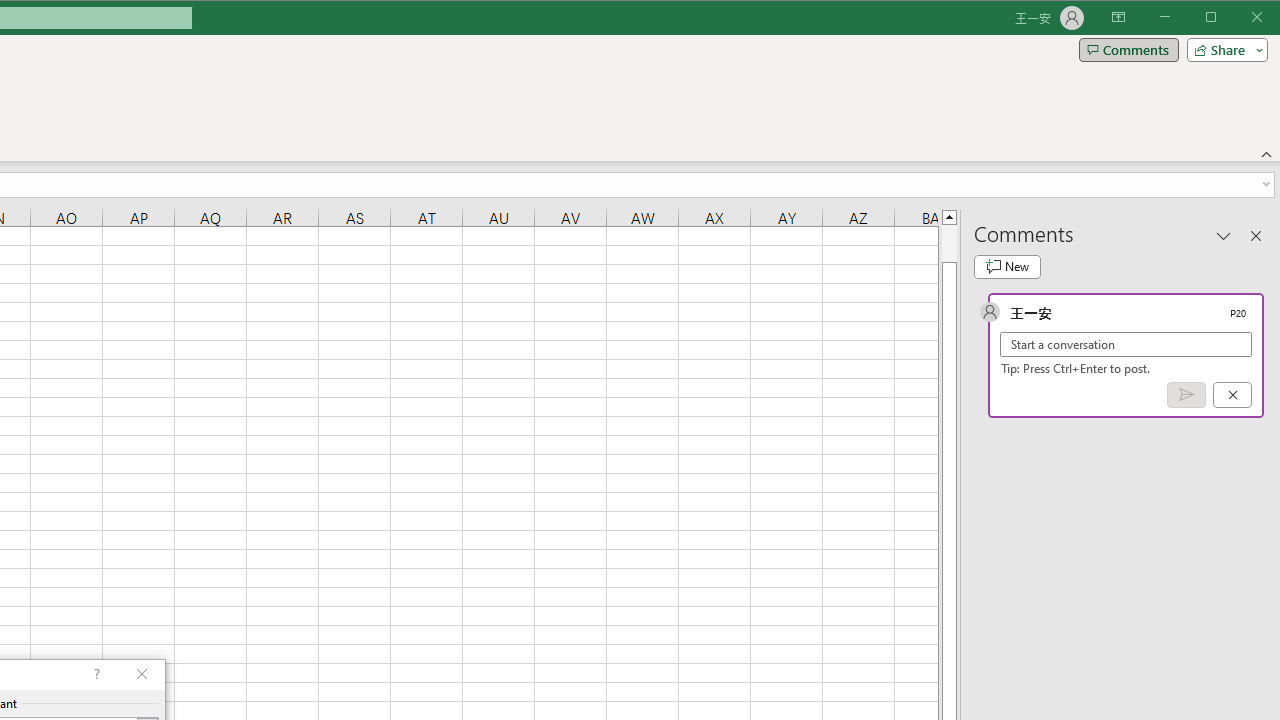  What do you see at coordinates (1216, 19) in the screenshot?
I see `'Minimize'` at bounding box center [1216, 19].